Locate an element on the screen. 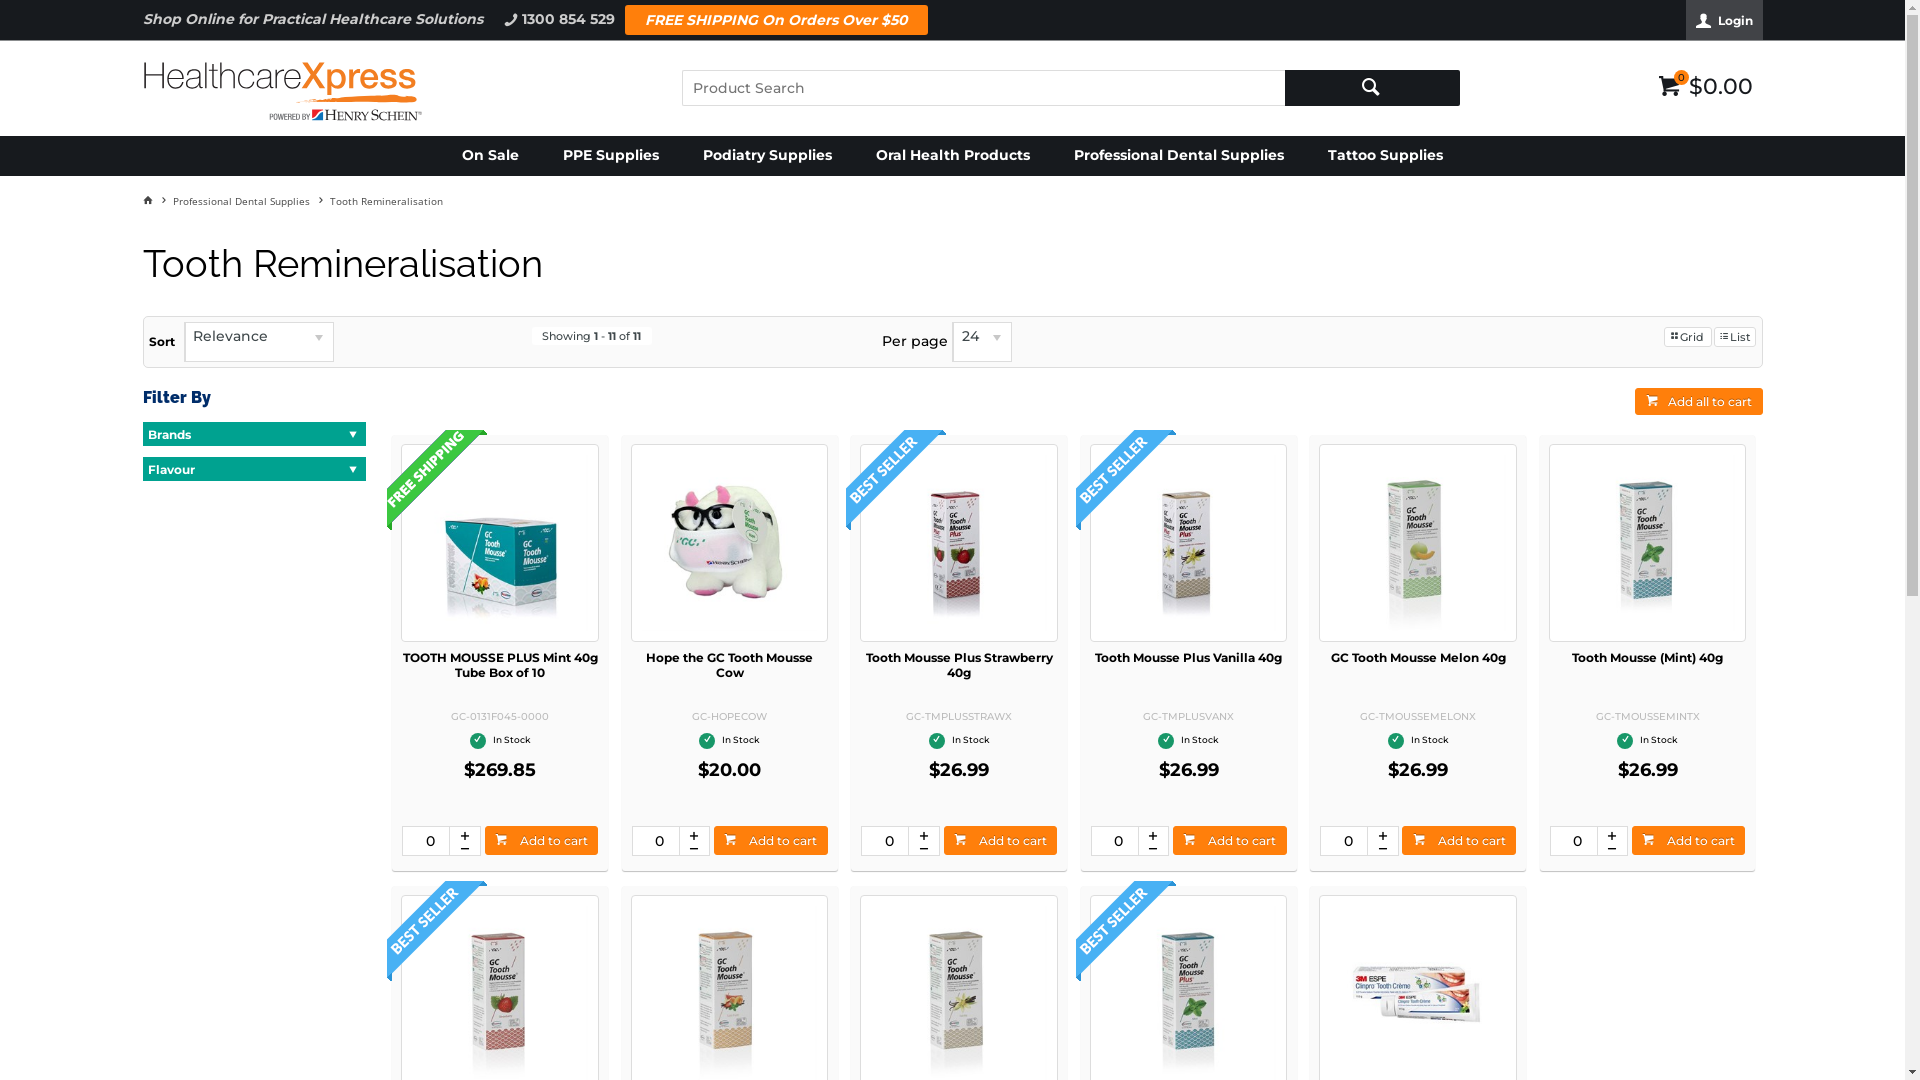 This screenshot has height=1080, width=1920. 'TOOTH MOUSSE PLUS Mint 40g Tube Box of 10' is located at coordinates (500, 664).